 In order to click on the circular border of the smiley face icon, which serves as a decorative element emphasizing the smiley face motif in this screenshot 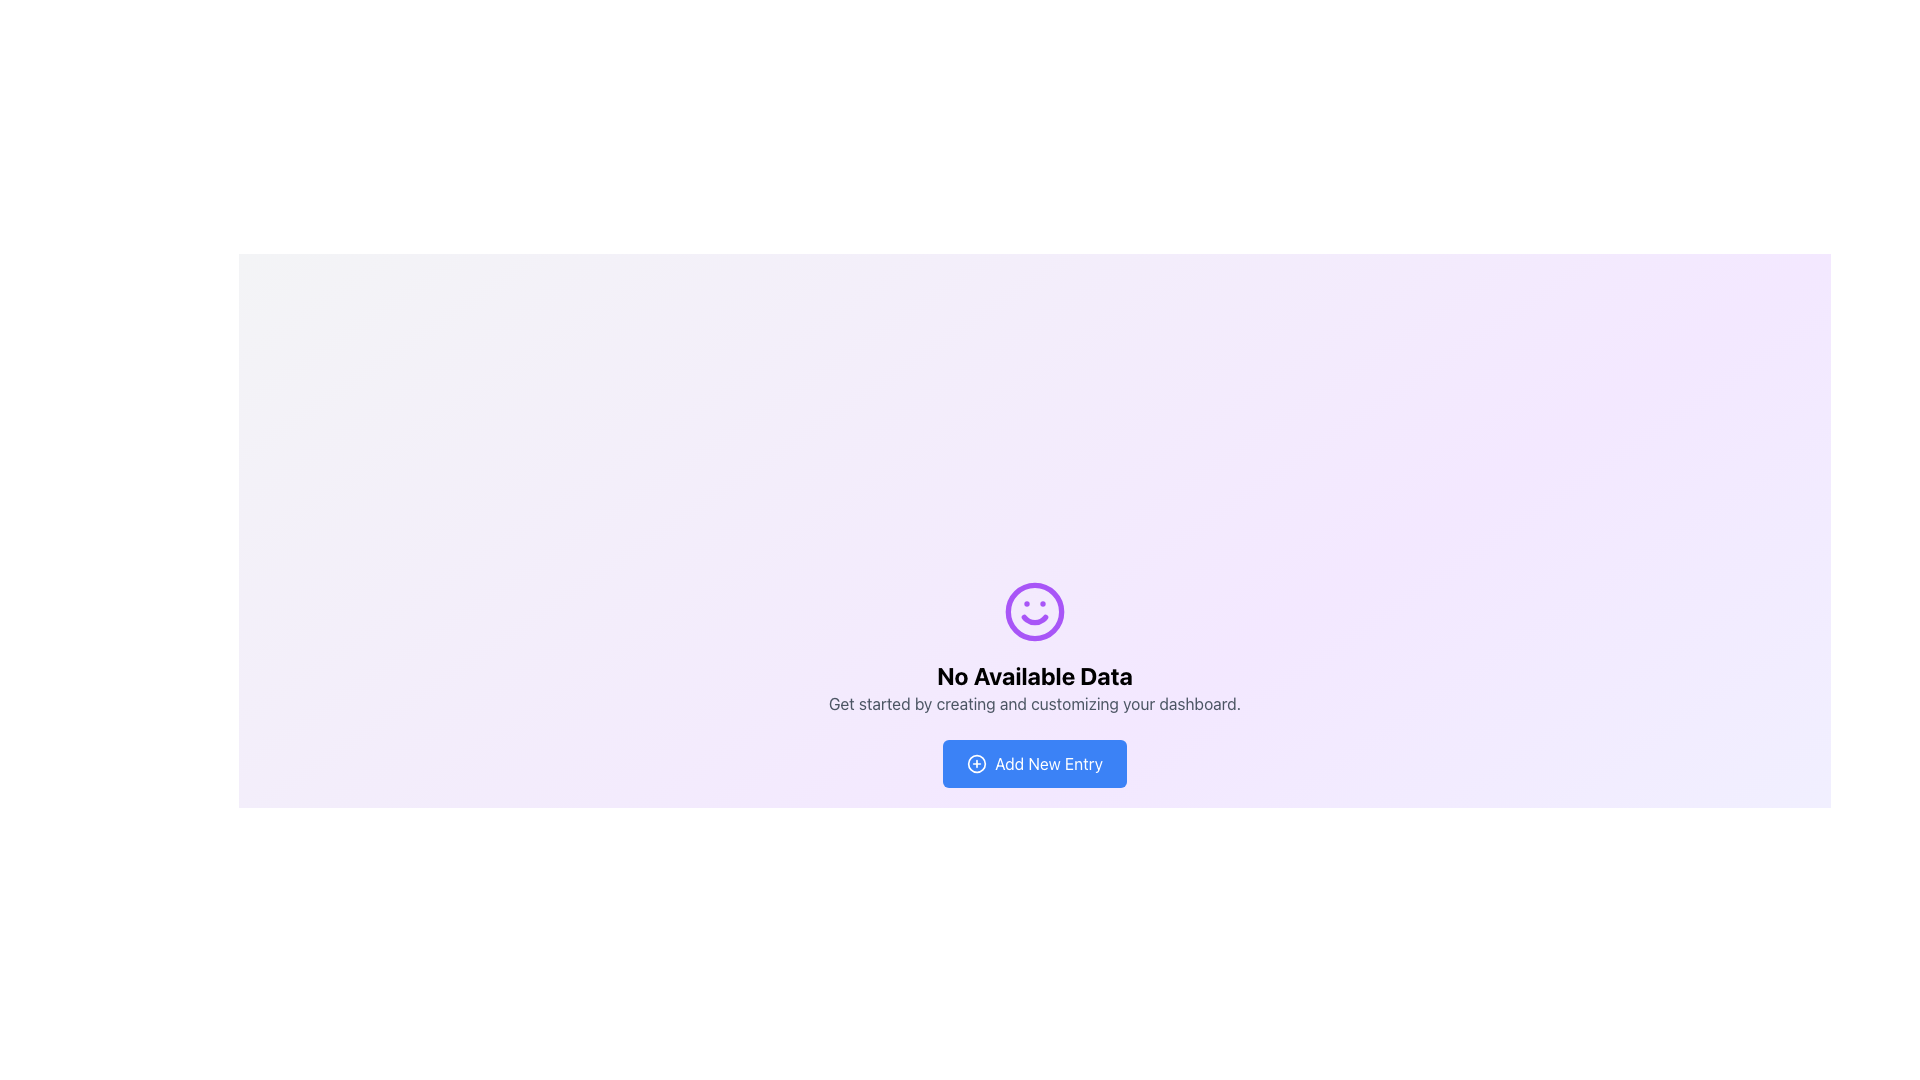, I will do `click(1035, 611)`.